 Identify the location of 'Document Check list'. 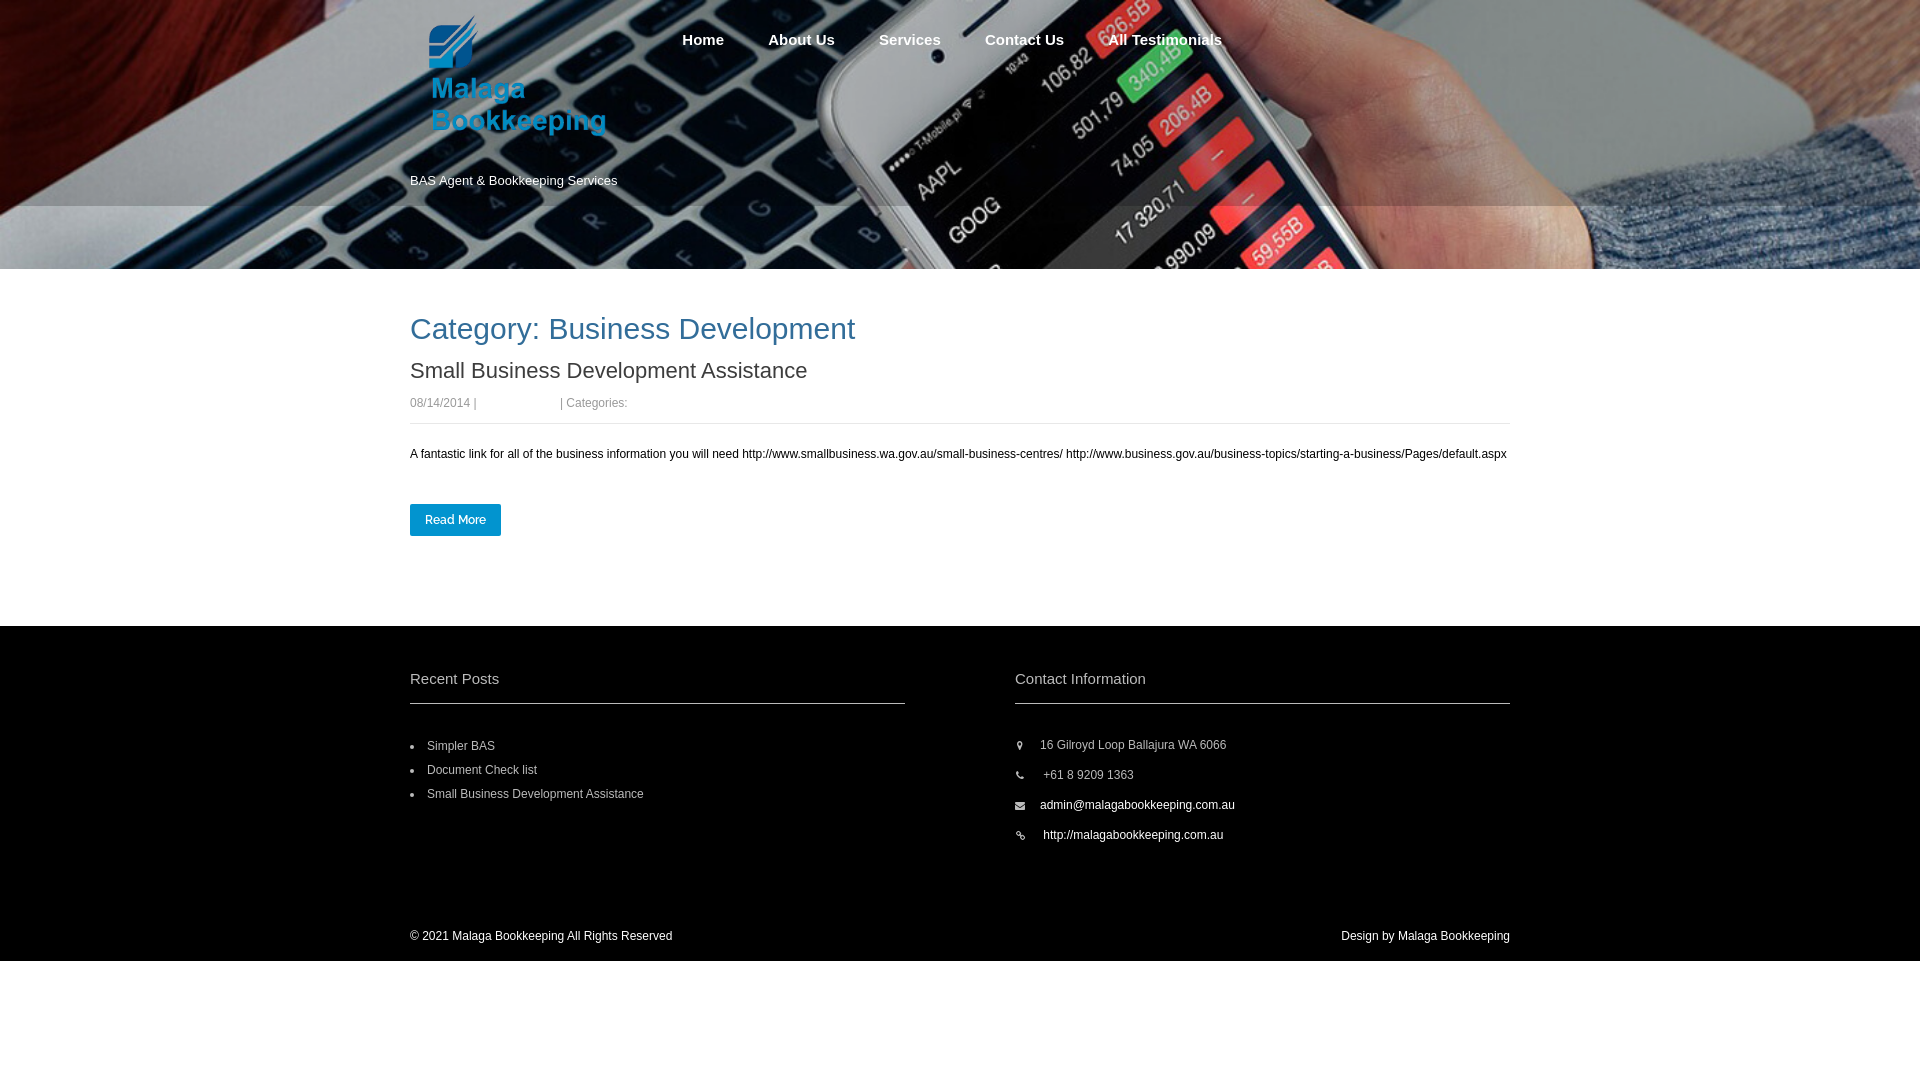
(481, 769).